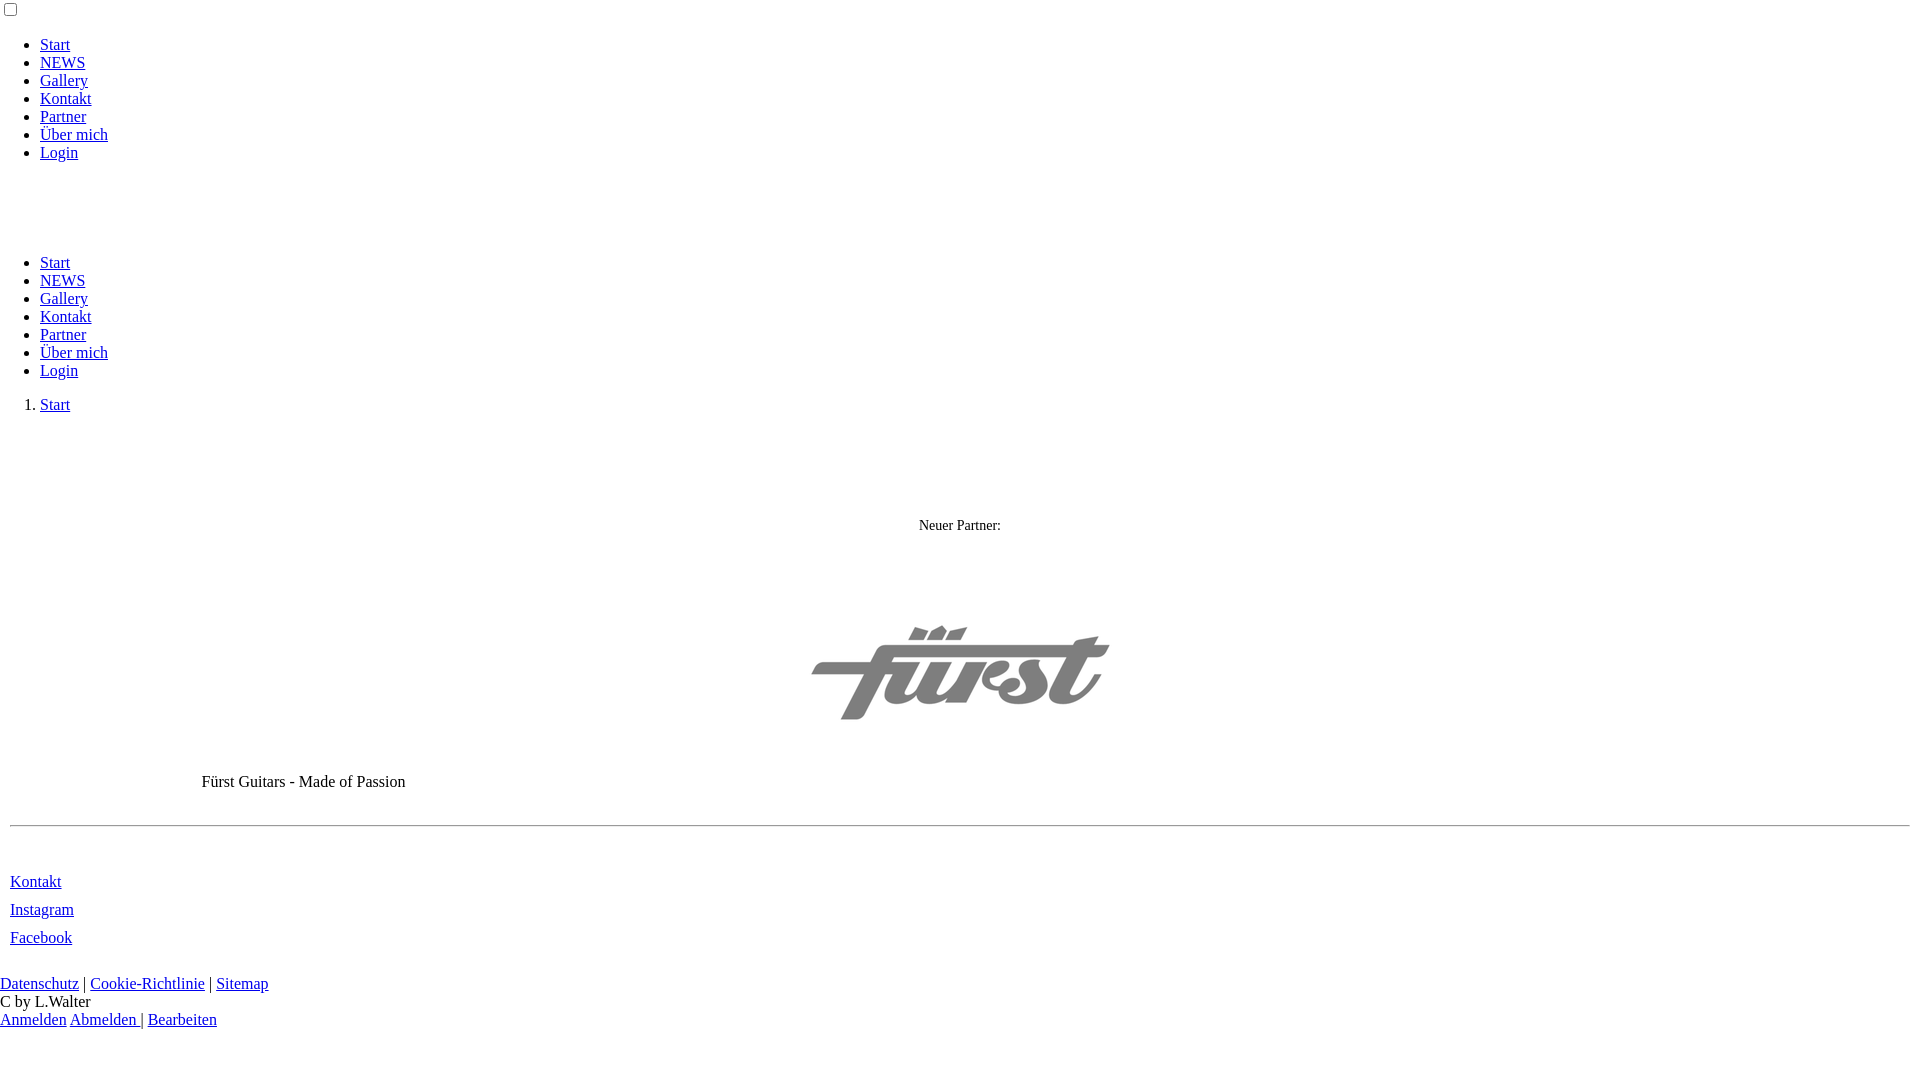 The image size is (1920, 1080). I want to click on 'Sitemap', so click(240, 982).